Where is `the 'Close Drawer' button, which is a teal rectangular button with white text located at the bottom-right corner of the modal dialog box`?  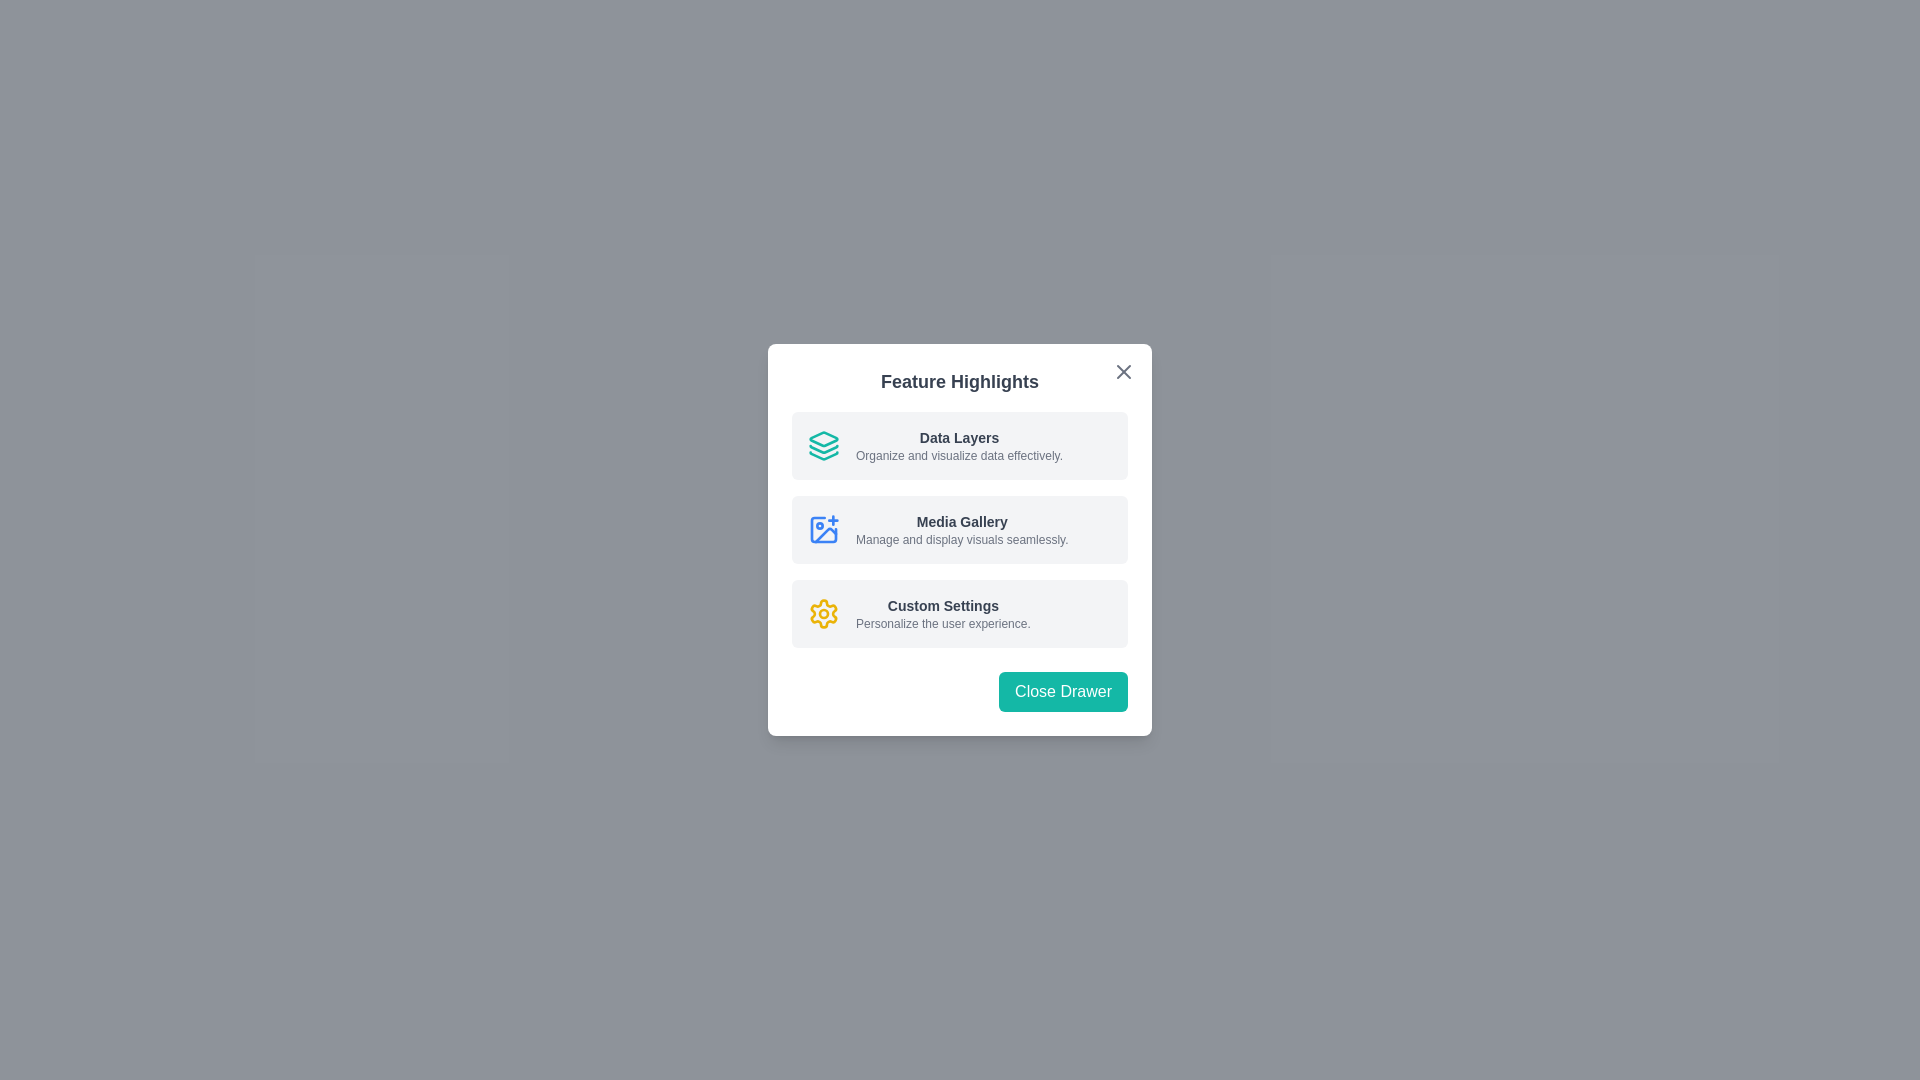
the 'Close Drawer' button, which is a teal rectangular button with white text located at the bottom-right corner of the modal dialog box is located at coordinates (1062, 690).